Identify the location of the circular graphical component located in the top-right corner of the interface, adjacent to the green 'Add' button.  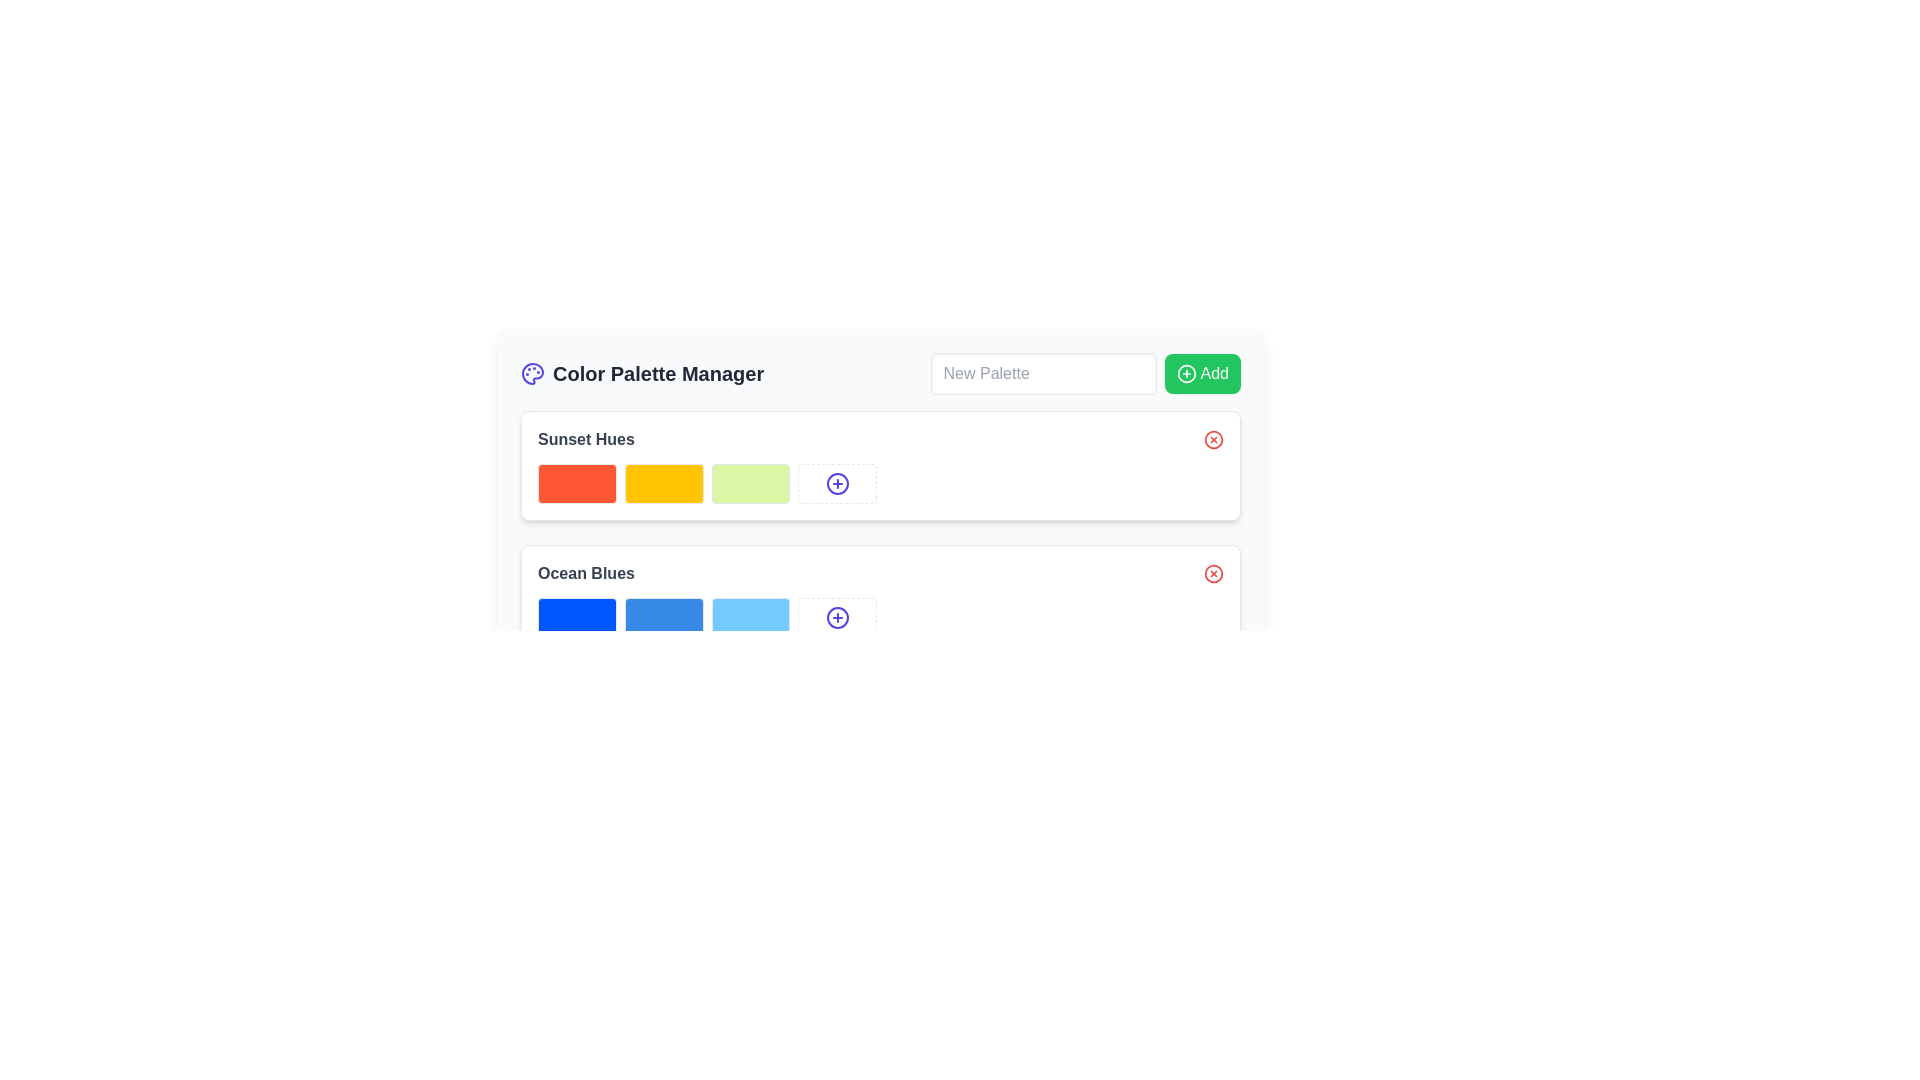
(1186, 374).